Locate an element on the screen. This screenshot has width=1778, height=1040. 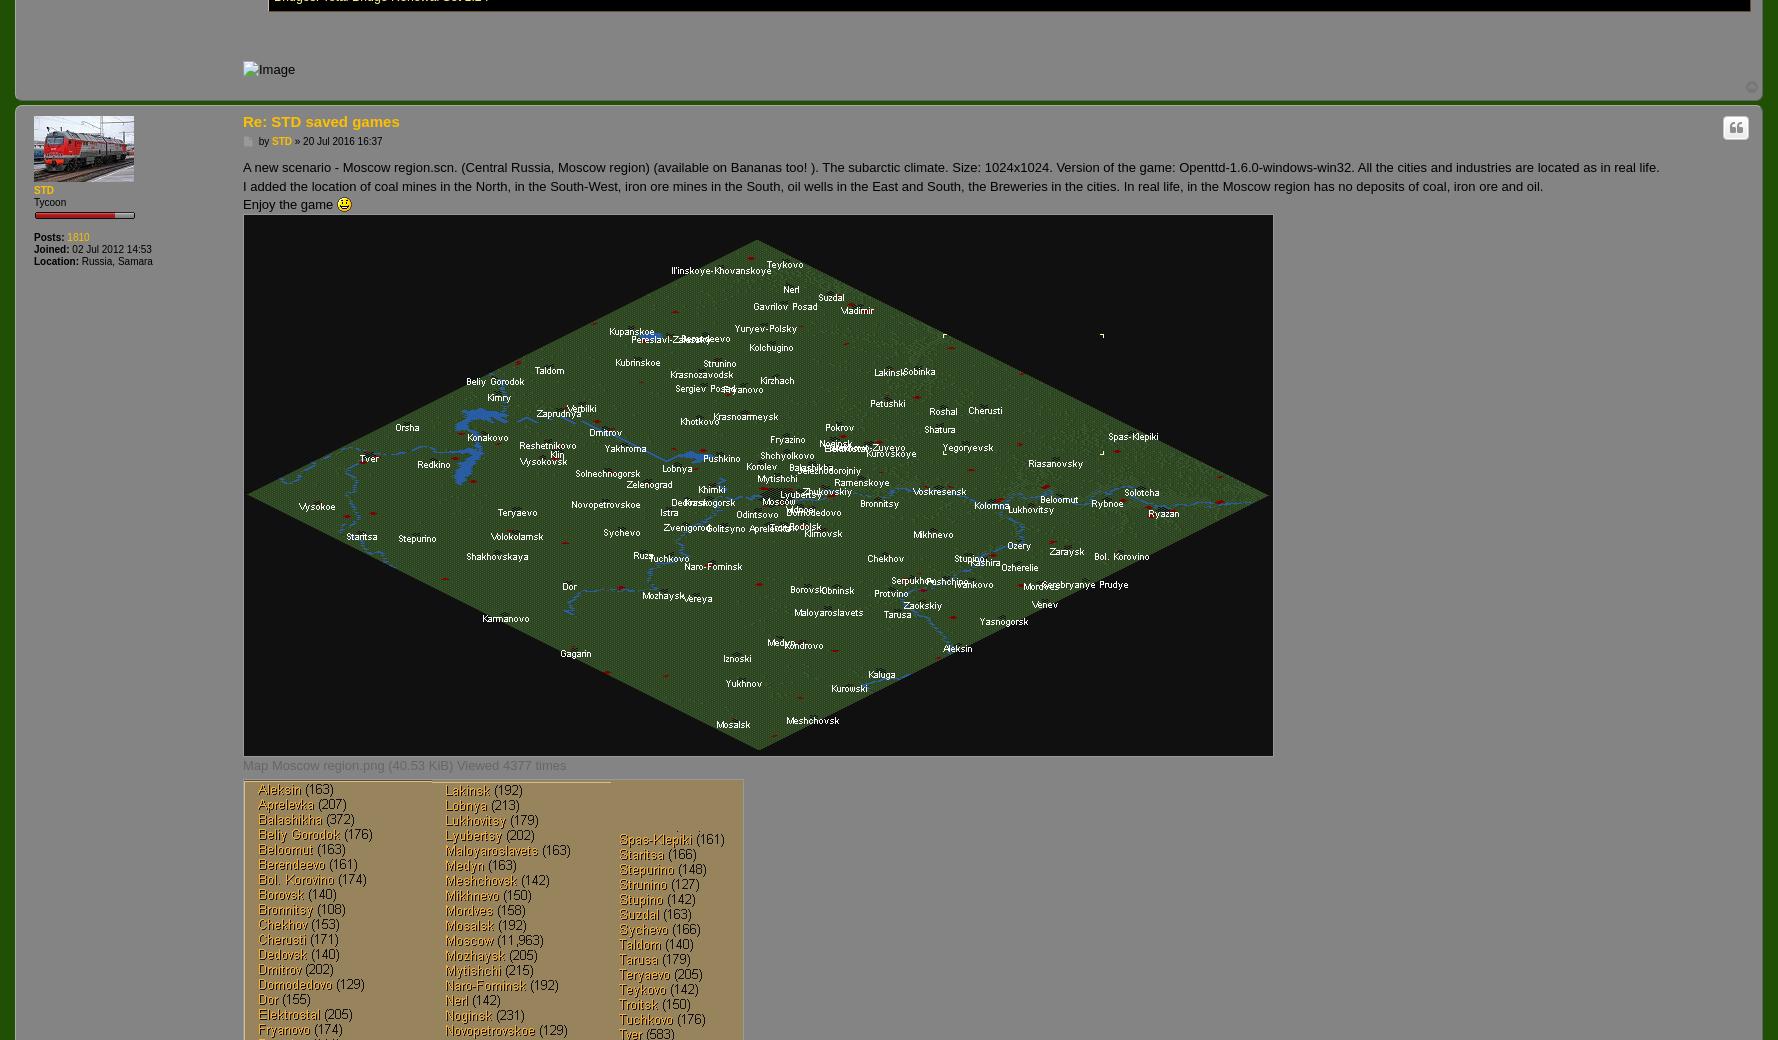
'Location:' is located at coordinates (56, 260).